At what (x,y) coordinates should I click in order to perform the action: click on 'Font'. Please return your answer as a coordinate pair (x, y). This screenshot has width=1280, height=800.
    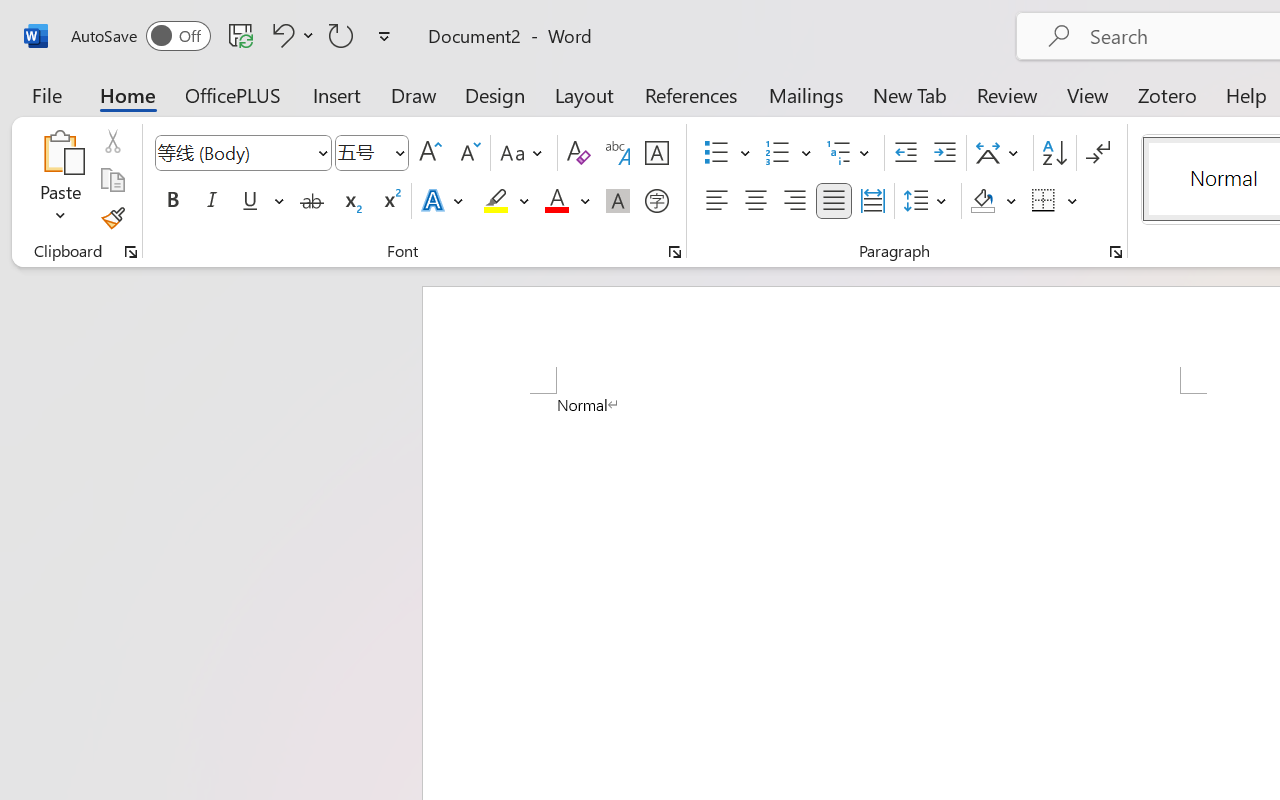
    Looking at the image, I should click on (234, 152).